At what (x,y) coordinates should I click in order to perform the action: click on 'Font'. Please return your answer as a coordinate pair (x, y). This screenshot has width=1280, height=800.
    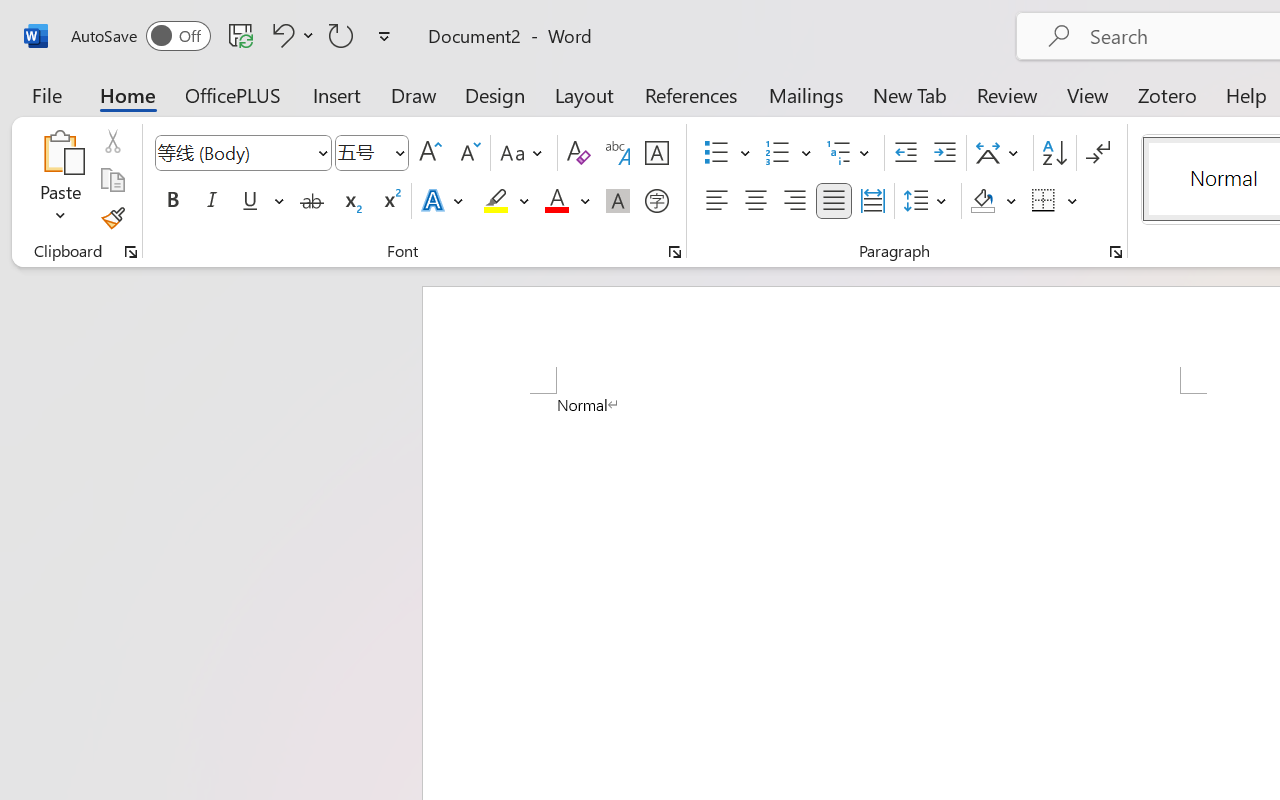
    Looking at the image, I should click on (234, 152).